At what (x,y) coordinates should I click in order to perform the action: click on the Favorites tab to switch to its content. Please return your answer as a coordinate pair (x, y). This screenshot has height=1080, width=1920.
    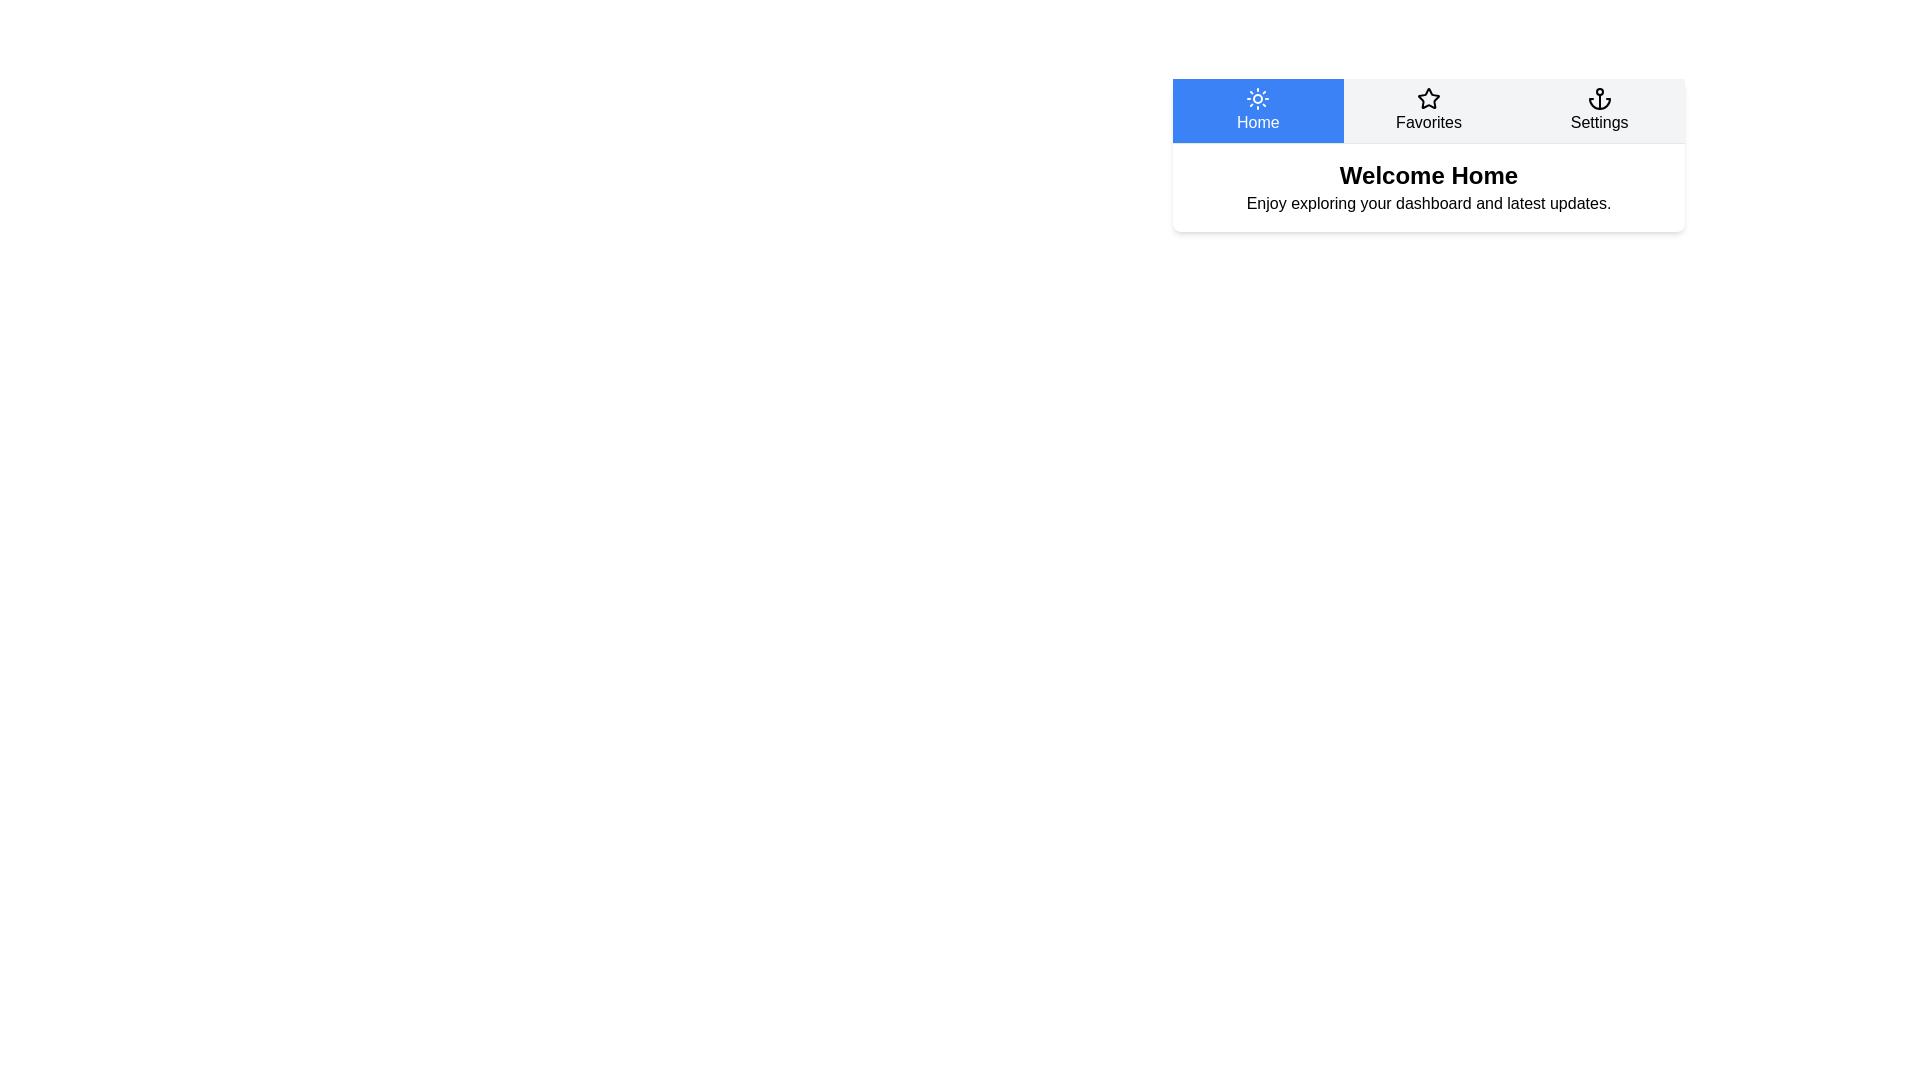
    Looking at the image, I should click on (1428, 111).